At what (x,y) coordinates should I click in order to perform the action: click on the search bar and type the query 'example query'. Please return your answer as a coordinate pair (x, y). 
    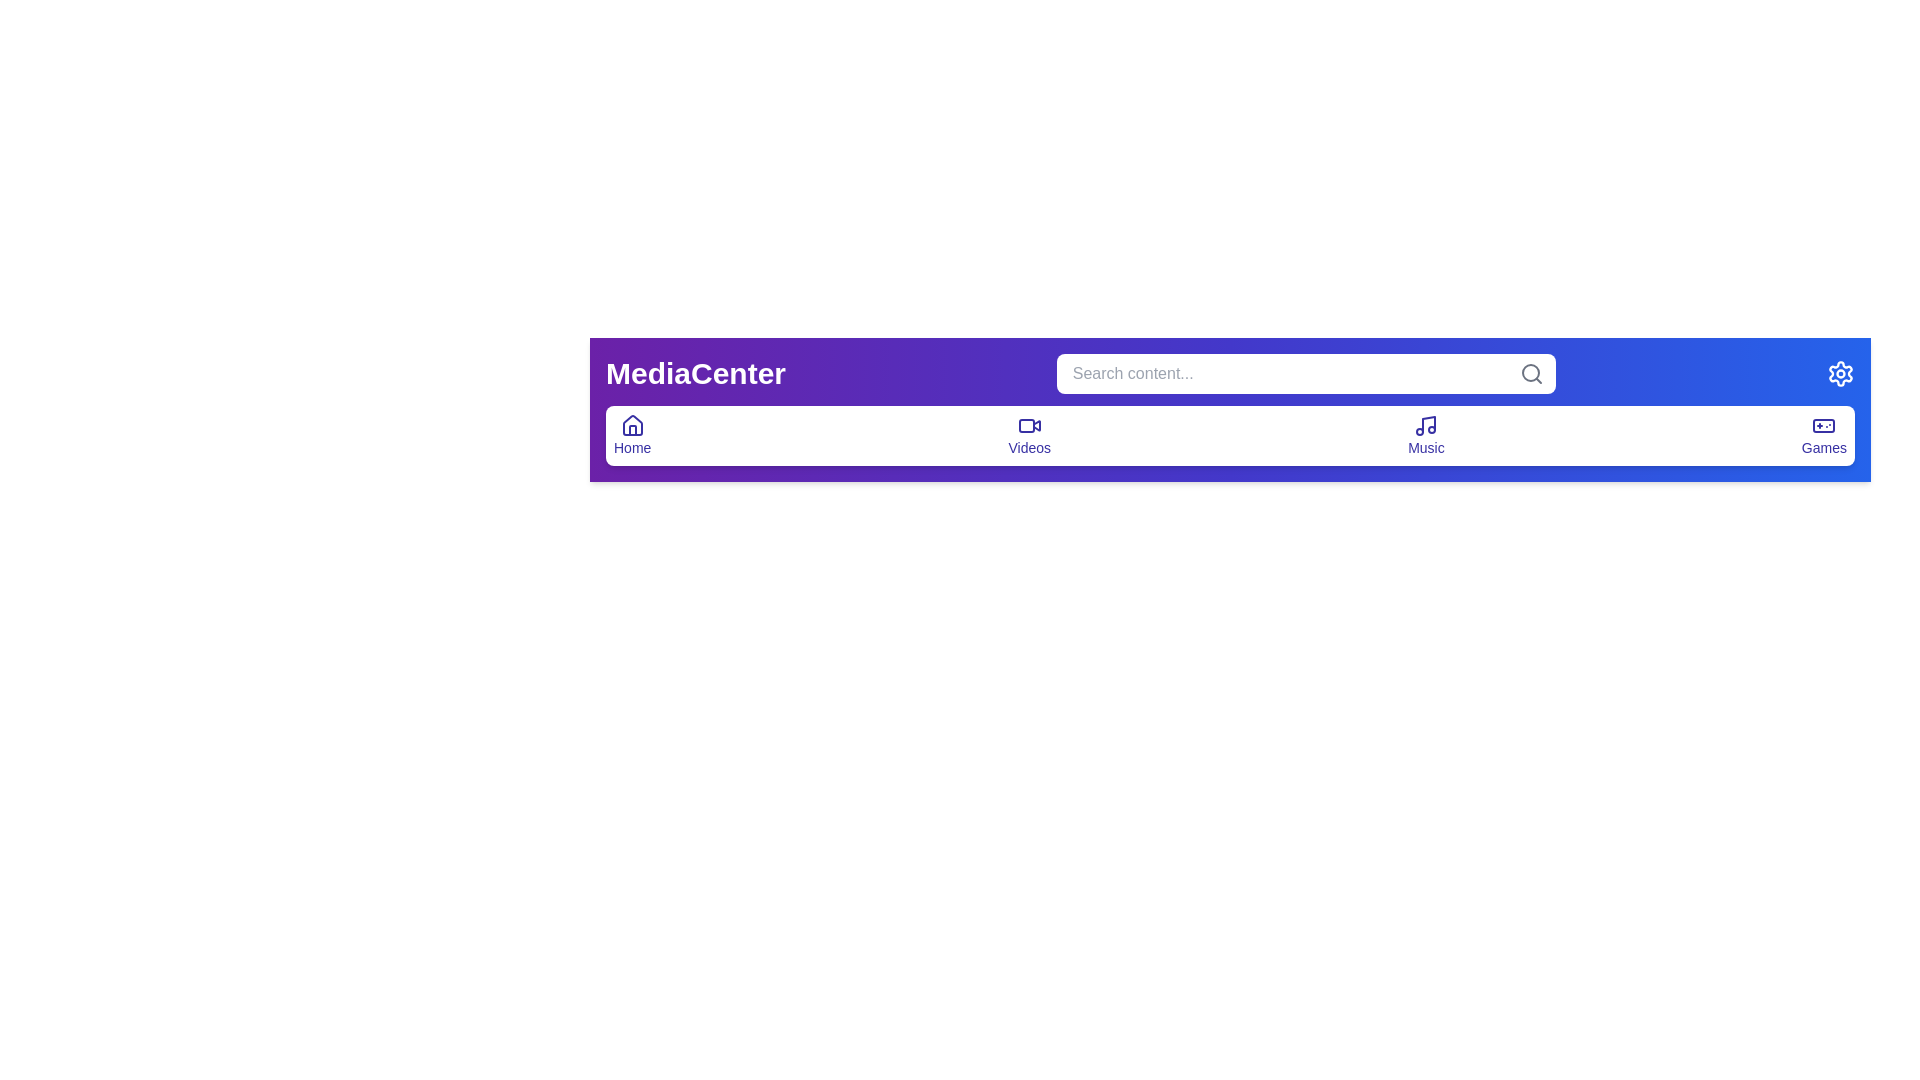
    Looking at the image, I should click on (1305, 374).